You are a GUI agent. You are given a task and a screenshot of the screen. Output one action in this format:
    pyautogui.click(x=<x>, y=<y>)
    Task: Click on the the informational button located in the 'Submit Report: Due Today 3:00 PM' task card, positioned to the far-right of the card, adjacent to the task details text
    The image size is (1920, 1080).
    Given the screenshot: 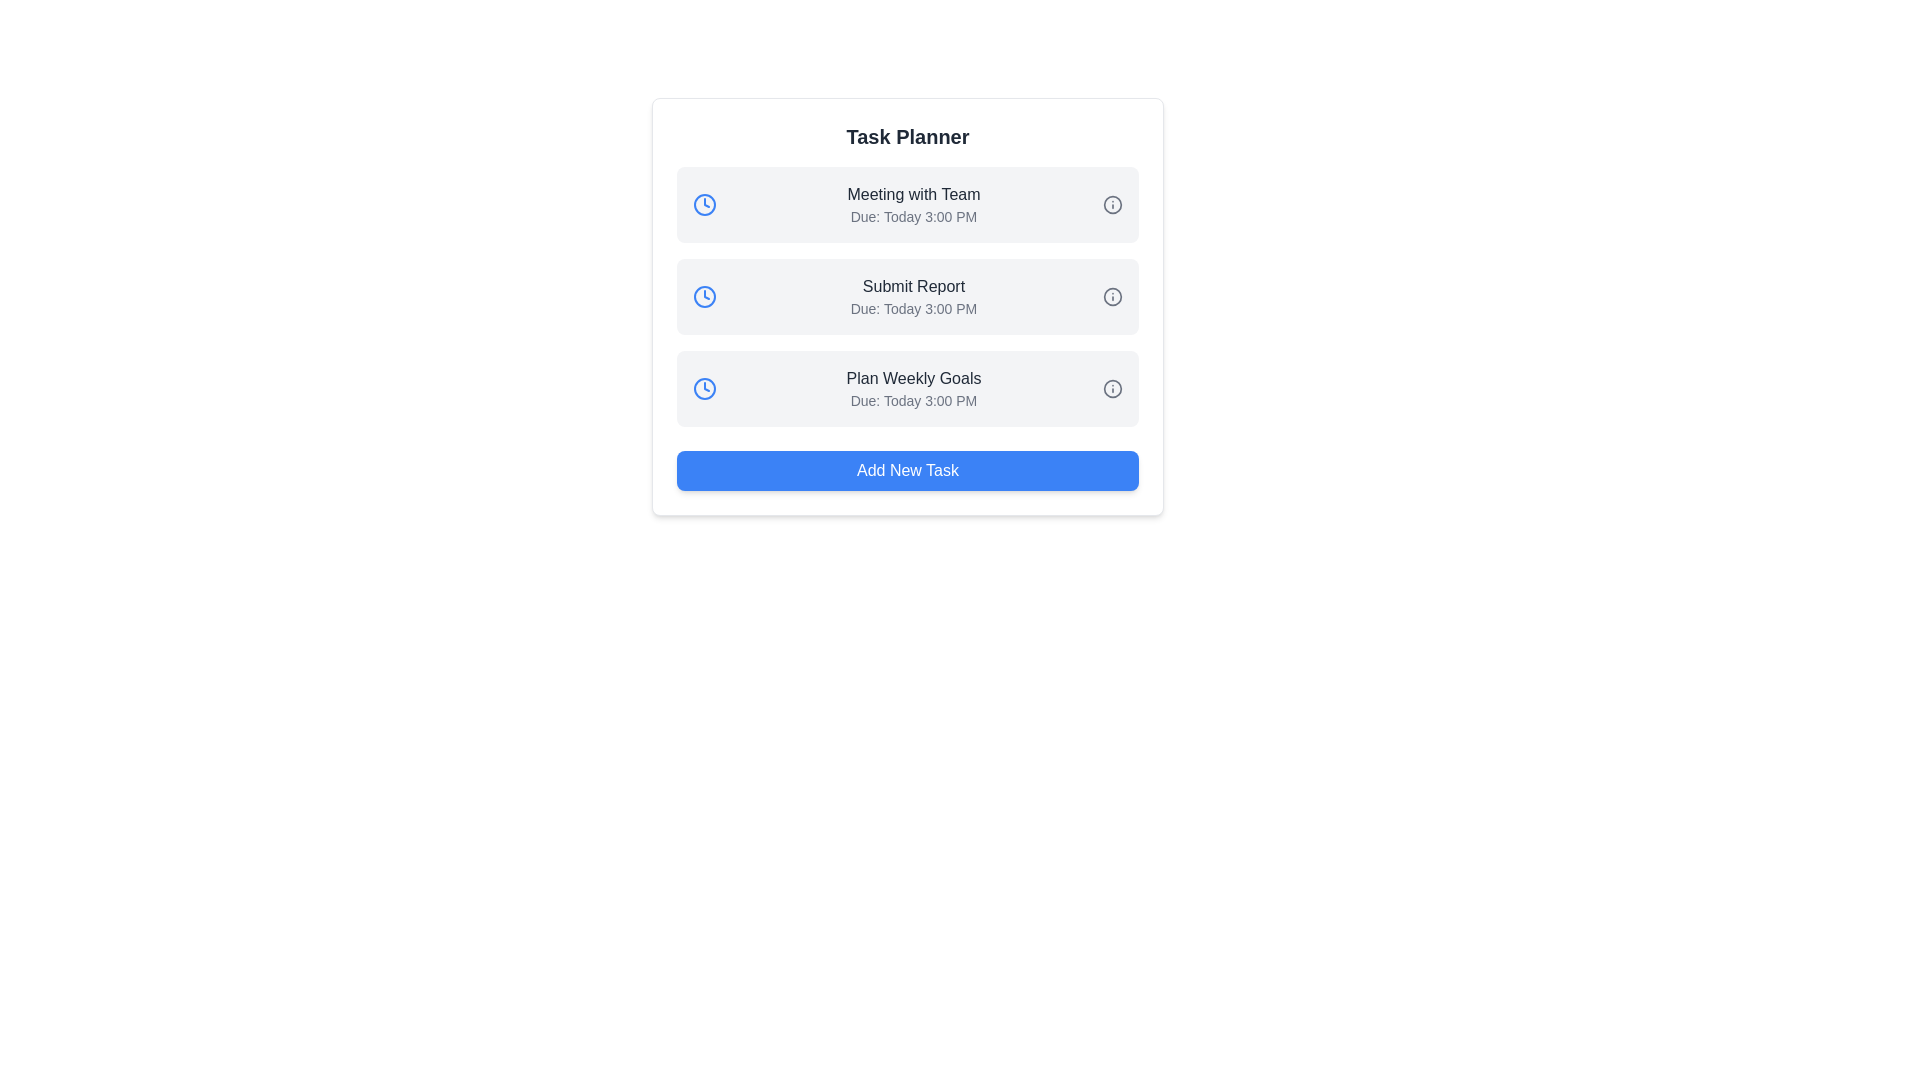 What is the action you would take?
    pyautogui.click(x=1107, y=297)
    